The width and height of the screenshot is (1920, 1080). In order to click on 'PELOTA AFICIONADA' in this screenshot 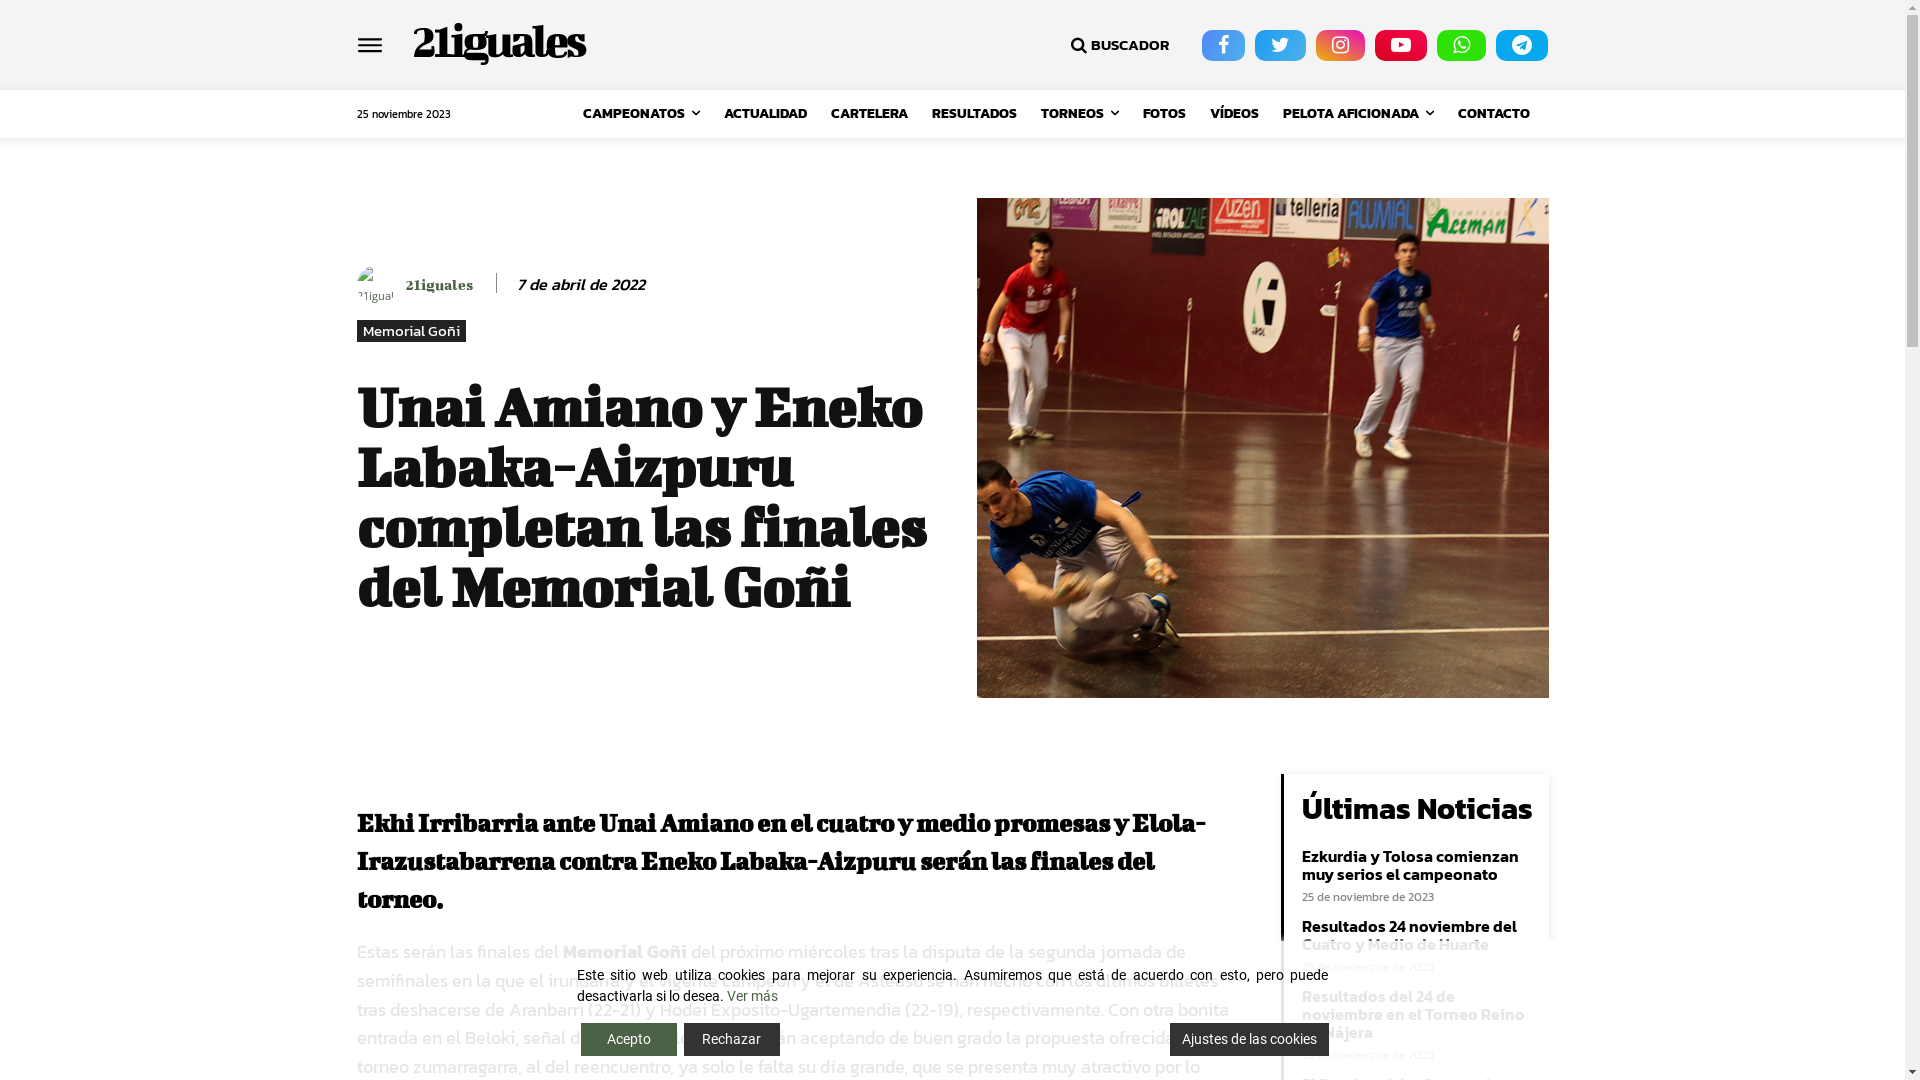, I will do `click(1270, 114)`.